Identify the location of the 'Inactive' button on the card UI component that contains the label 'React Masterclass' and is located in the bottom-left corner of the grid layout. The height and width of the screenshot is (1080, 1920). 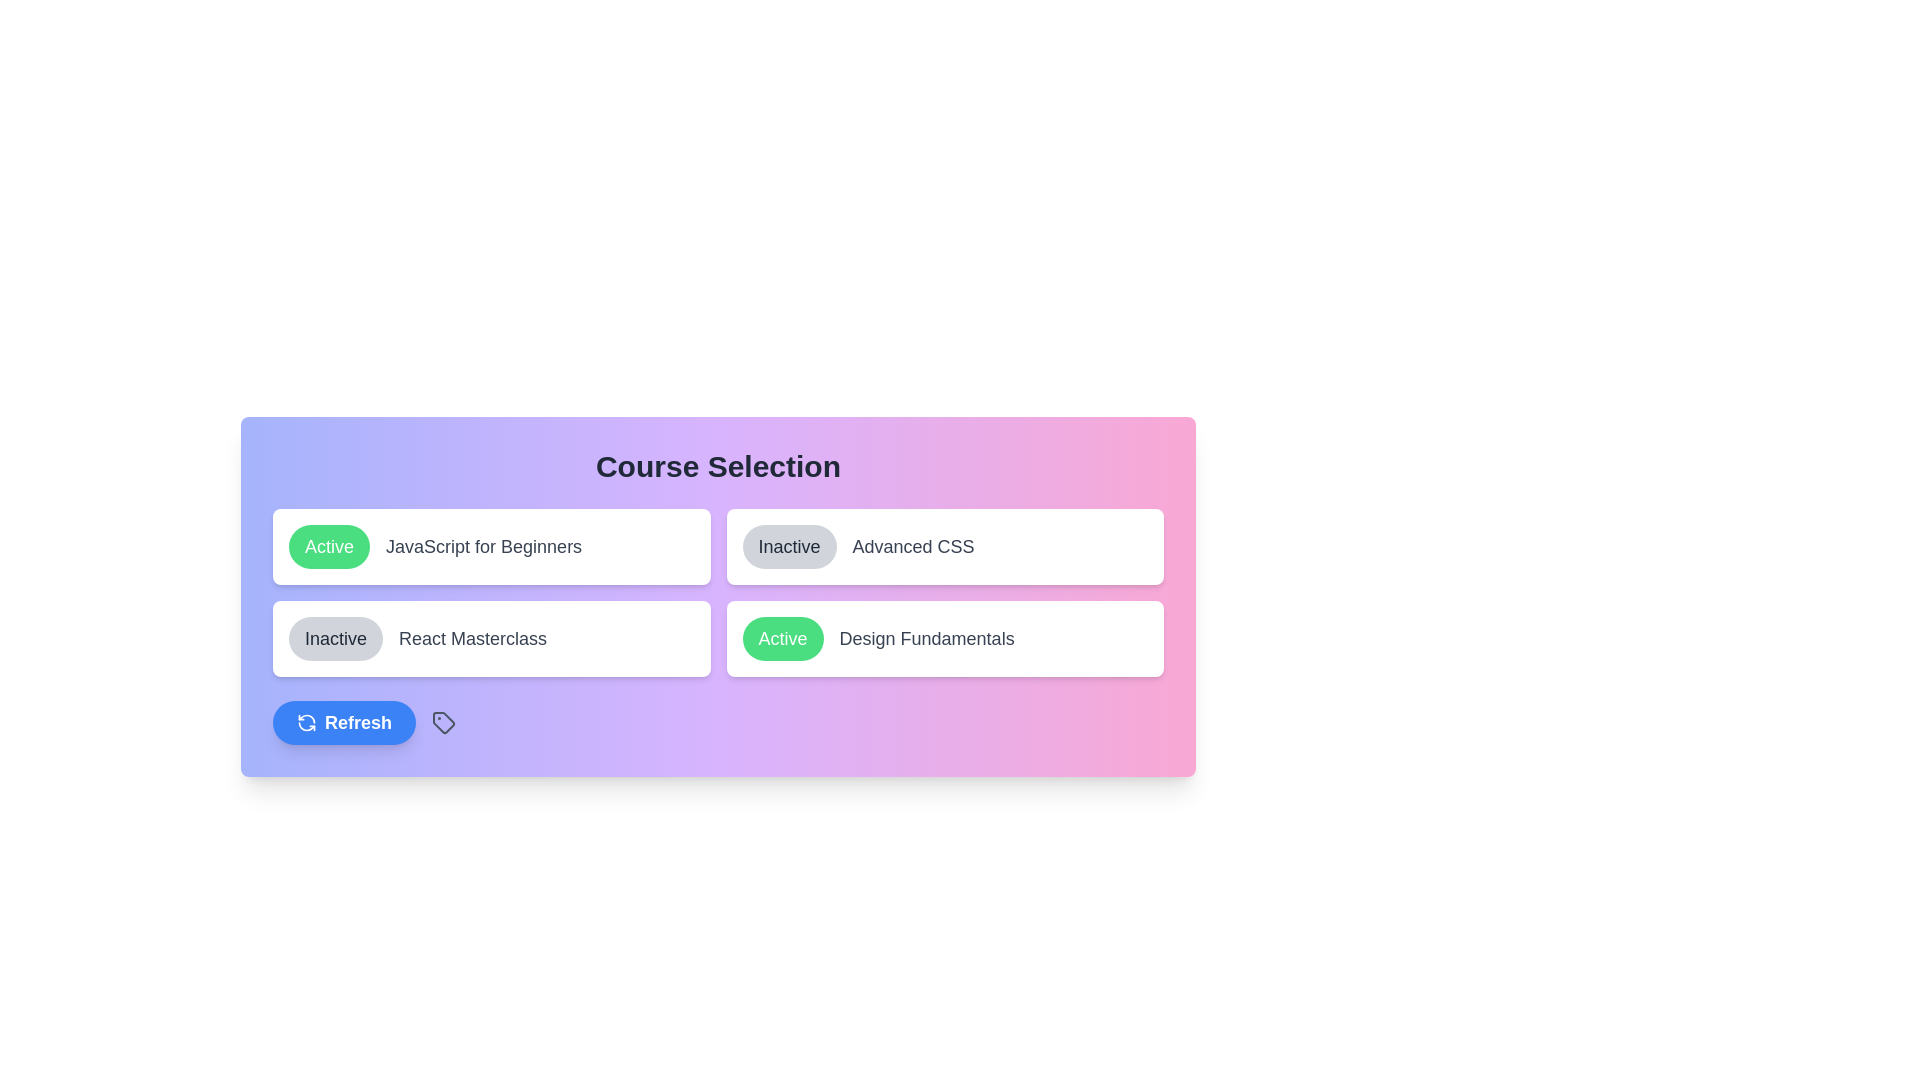
(491, 639).